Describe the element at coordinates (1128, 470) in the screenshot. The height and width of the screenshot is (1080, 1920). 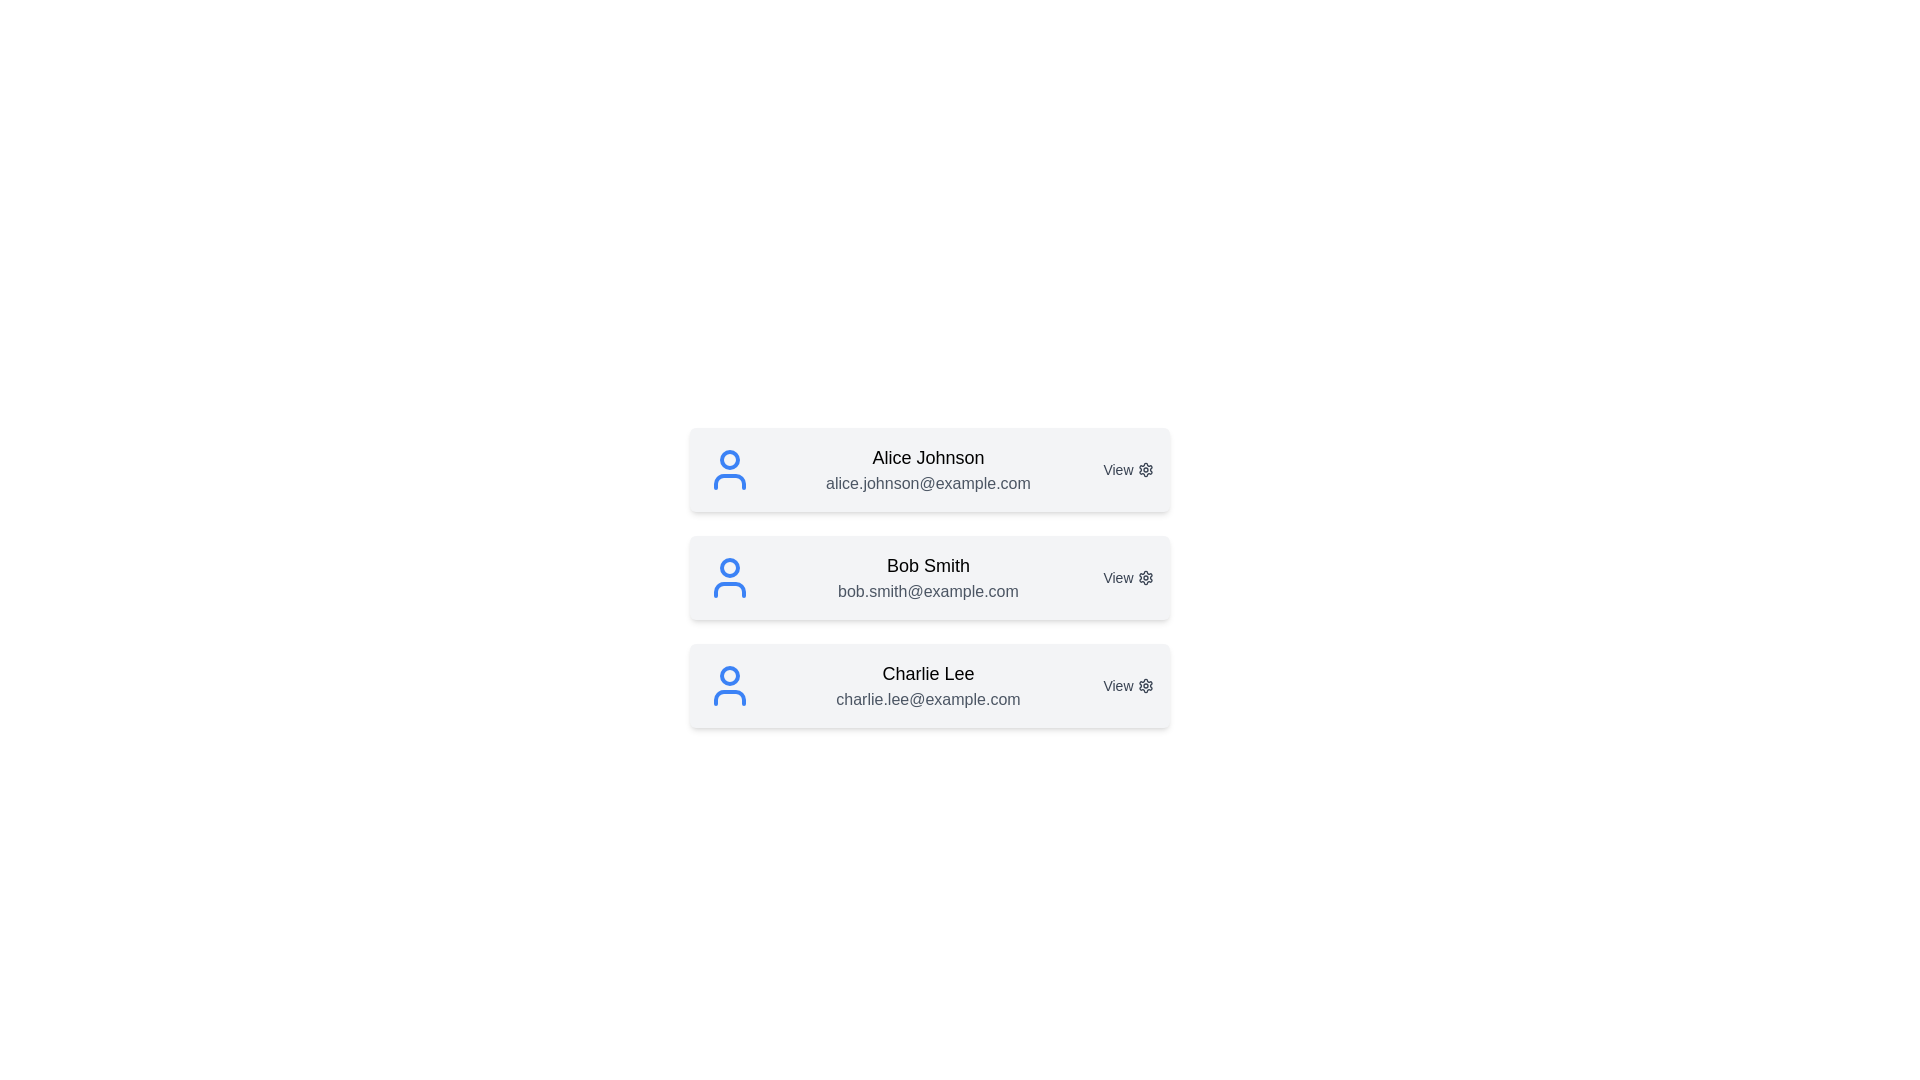
I see `the 'View' text link element located in the right portion of the first user profile card, adjacent to the settings icon` at that location.